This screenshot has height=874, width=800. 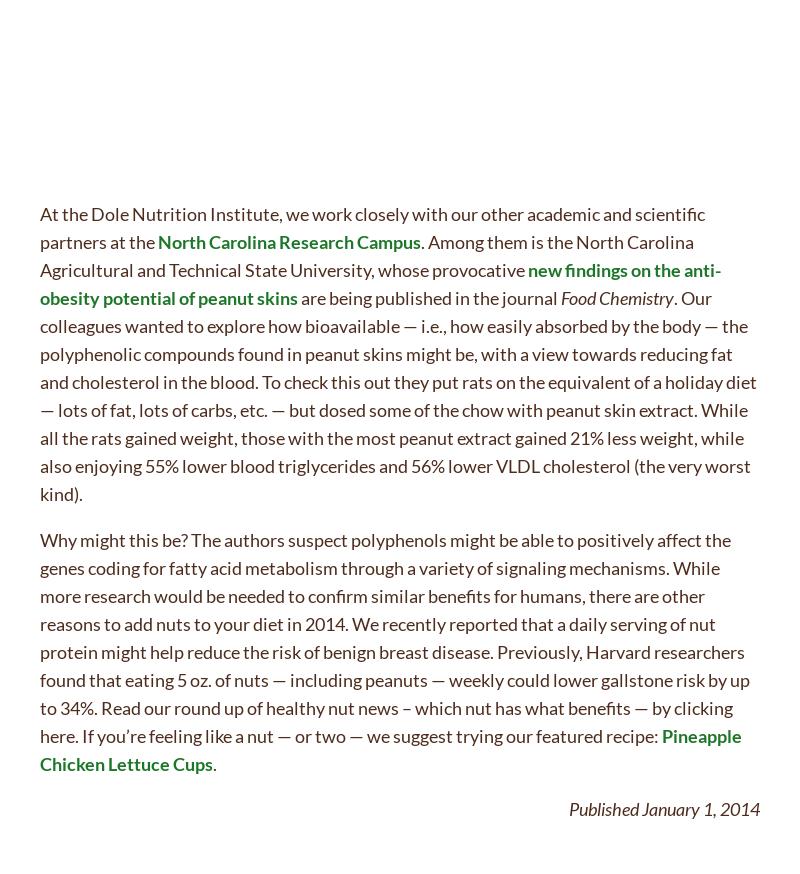 What do you see at coordinates (394, 636) in the screenshot?
I see `'Why might this be? The authors suspect polyphenols might be able to positively affect the genes coding for fatty acid metabolism through a variety of signaling mechanisms. While more research would be needed to confirm similar benefits for humans, there are other reasons to add nuts to your diet in 2014. We recently reported that a daily serving of nut protein might help reduce the risk of benign breast disease. Previously, Harvard researchers found that eating 5 oz. of nuts — including peanuts — weekly could lower gallstone risk by up to 34%. Read our round up of healthy nut news – which nut has what benefits — by clicking here. If you’re feeling like a nut — or two — we suggest trying our featured recipe:'` at bounding box center [394, 636].